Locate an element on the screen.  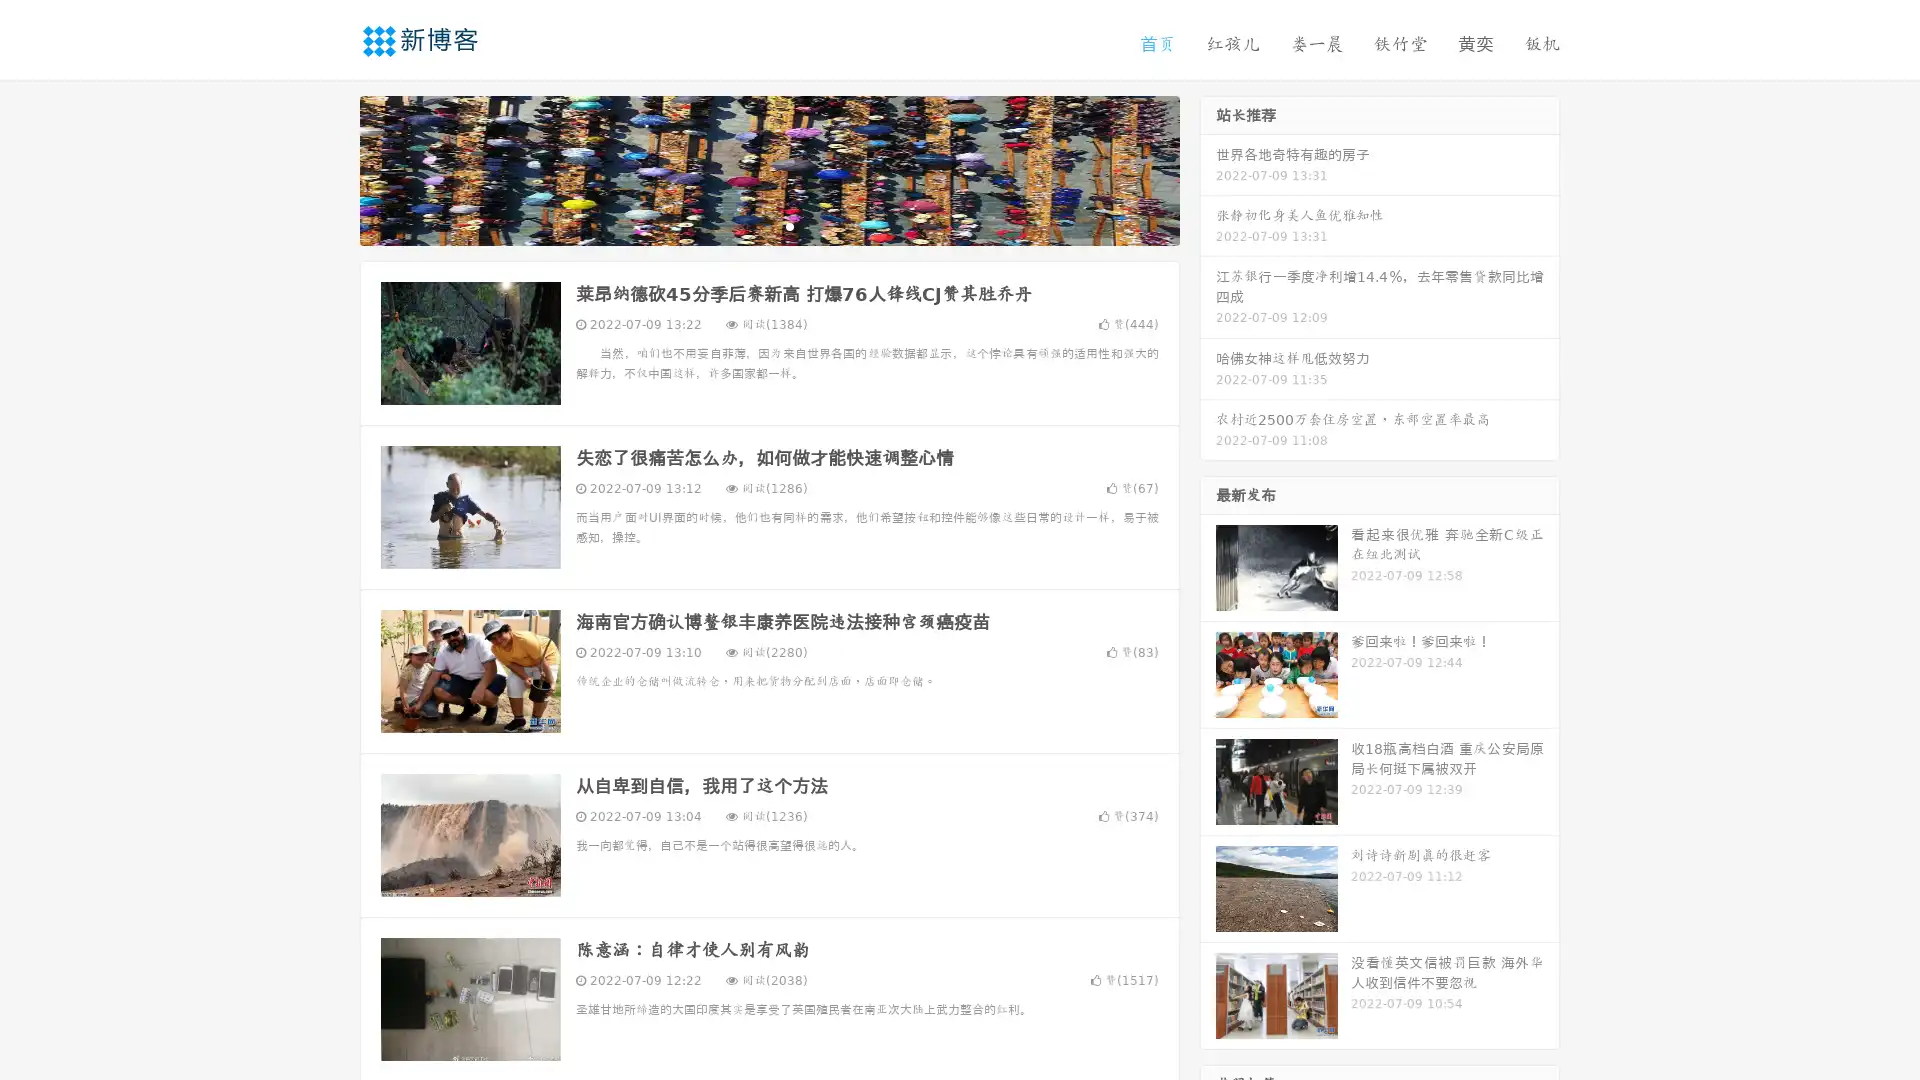
Go to slide 2 is located at coordinates (768, 225).